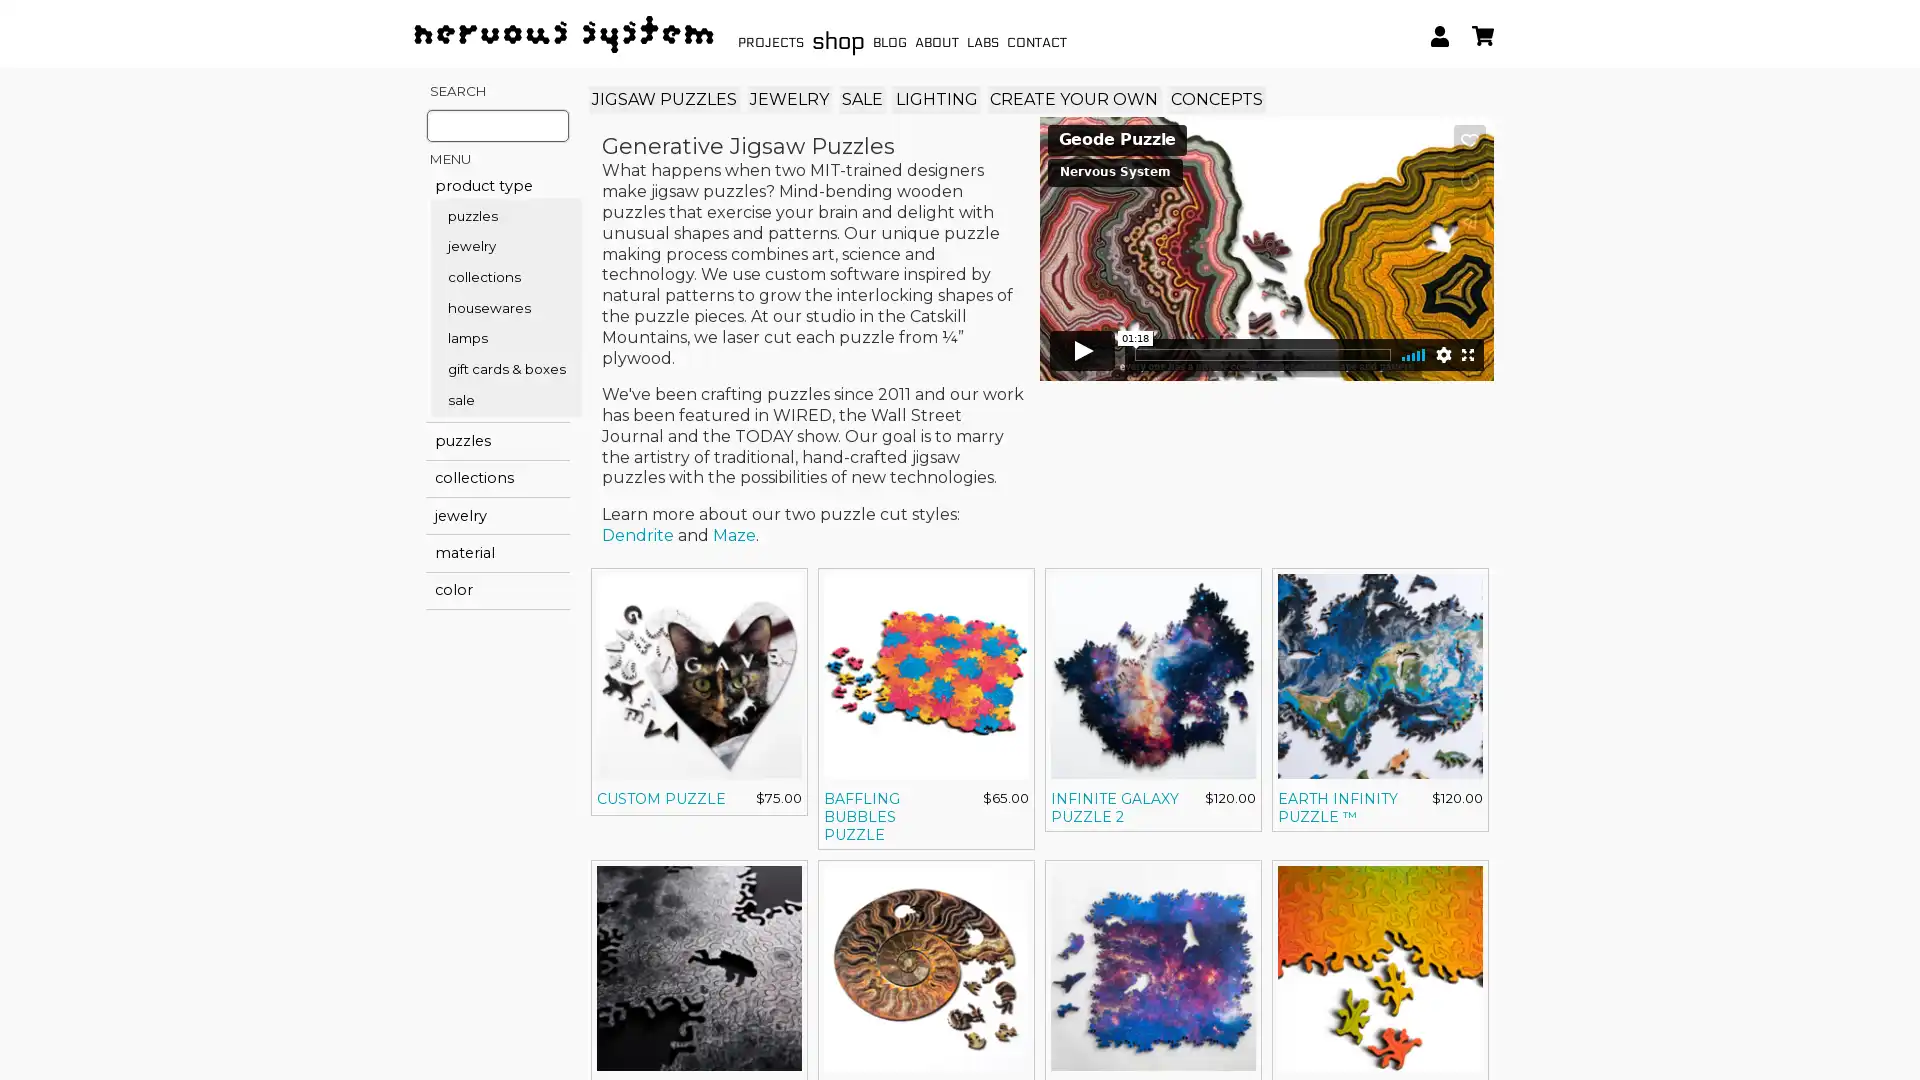 The width and height of the screenshot is (1920, 1080). What do you see at coordinates (497, 478) in the screenshot?
I see `collections` at bounding box center [497, 478].